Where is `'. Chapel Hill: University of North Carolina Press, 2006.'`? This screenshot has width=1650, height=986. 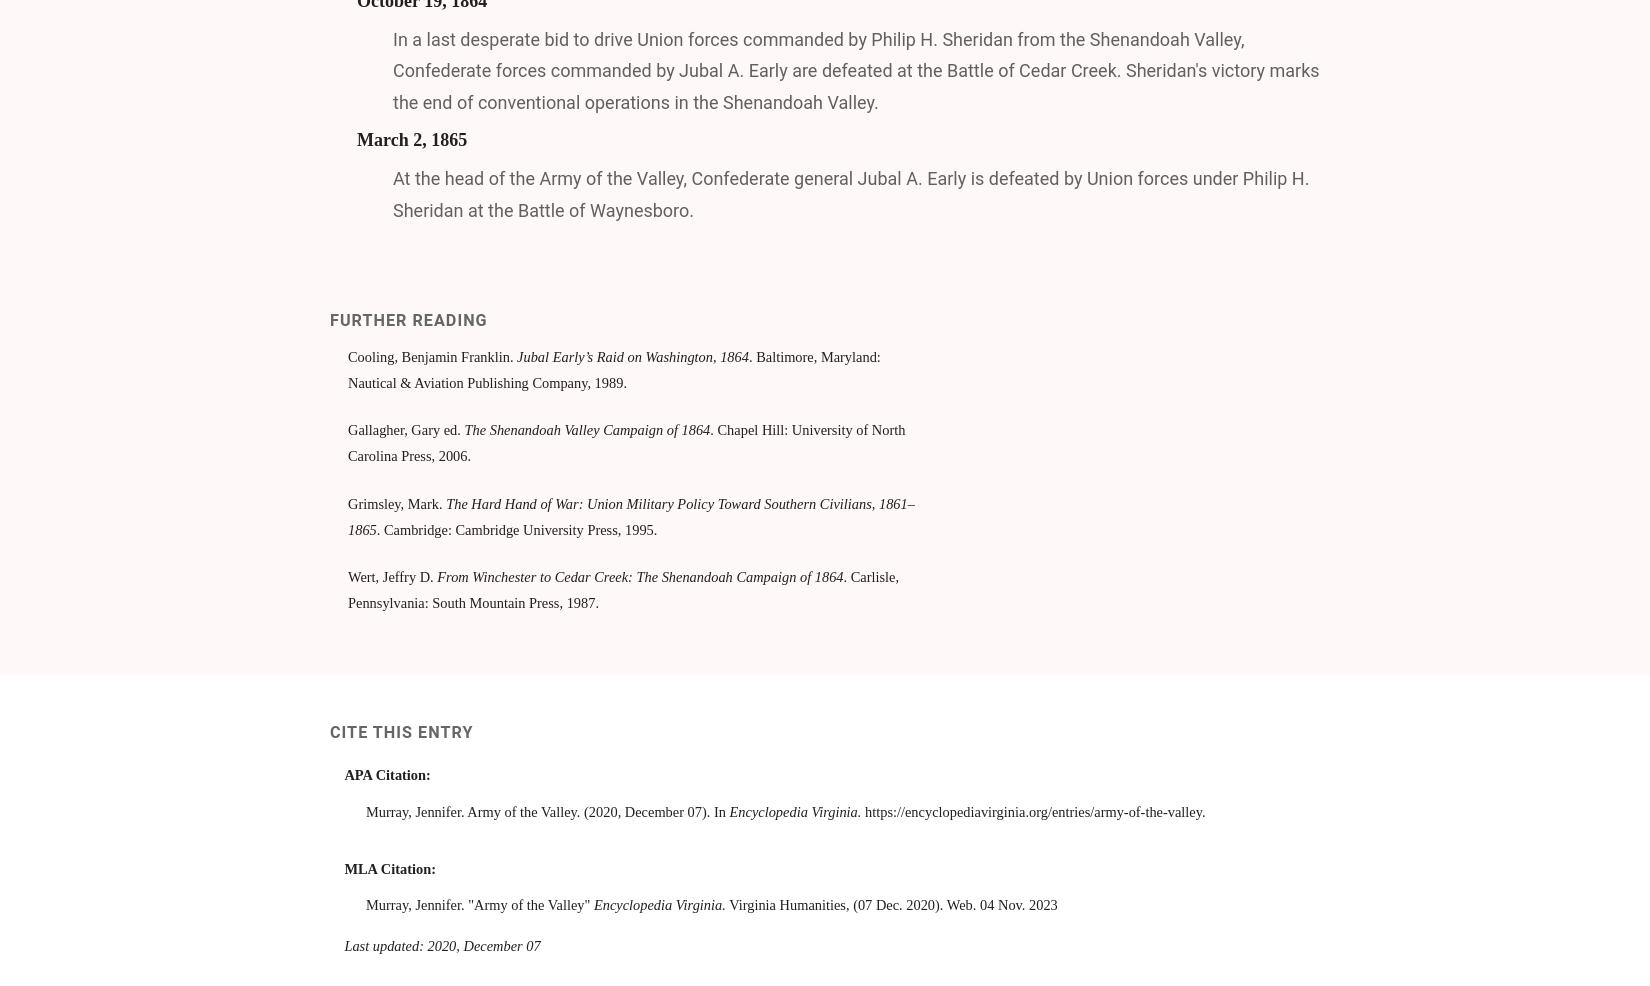 '. Chapel Hill: University of North Carolina Press, 2006.' is located at coordinates (625, 443).